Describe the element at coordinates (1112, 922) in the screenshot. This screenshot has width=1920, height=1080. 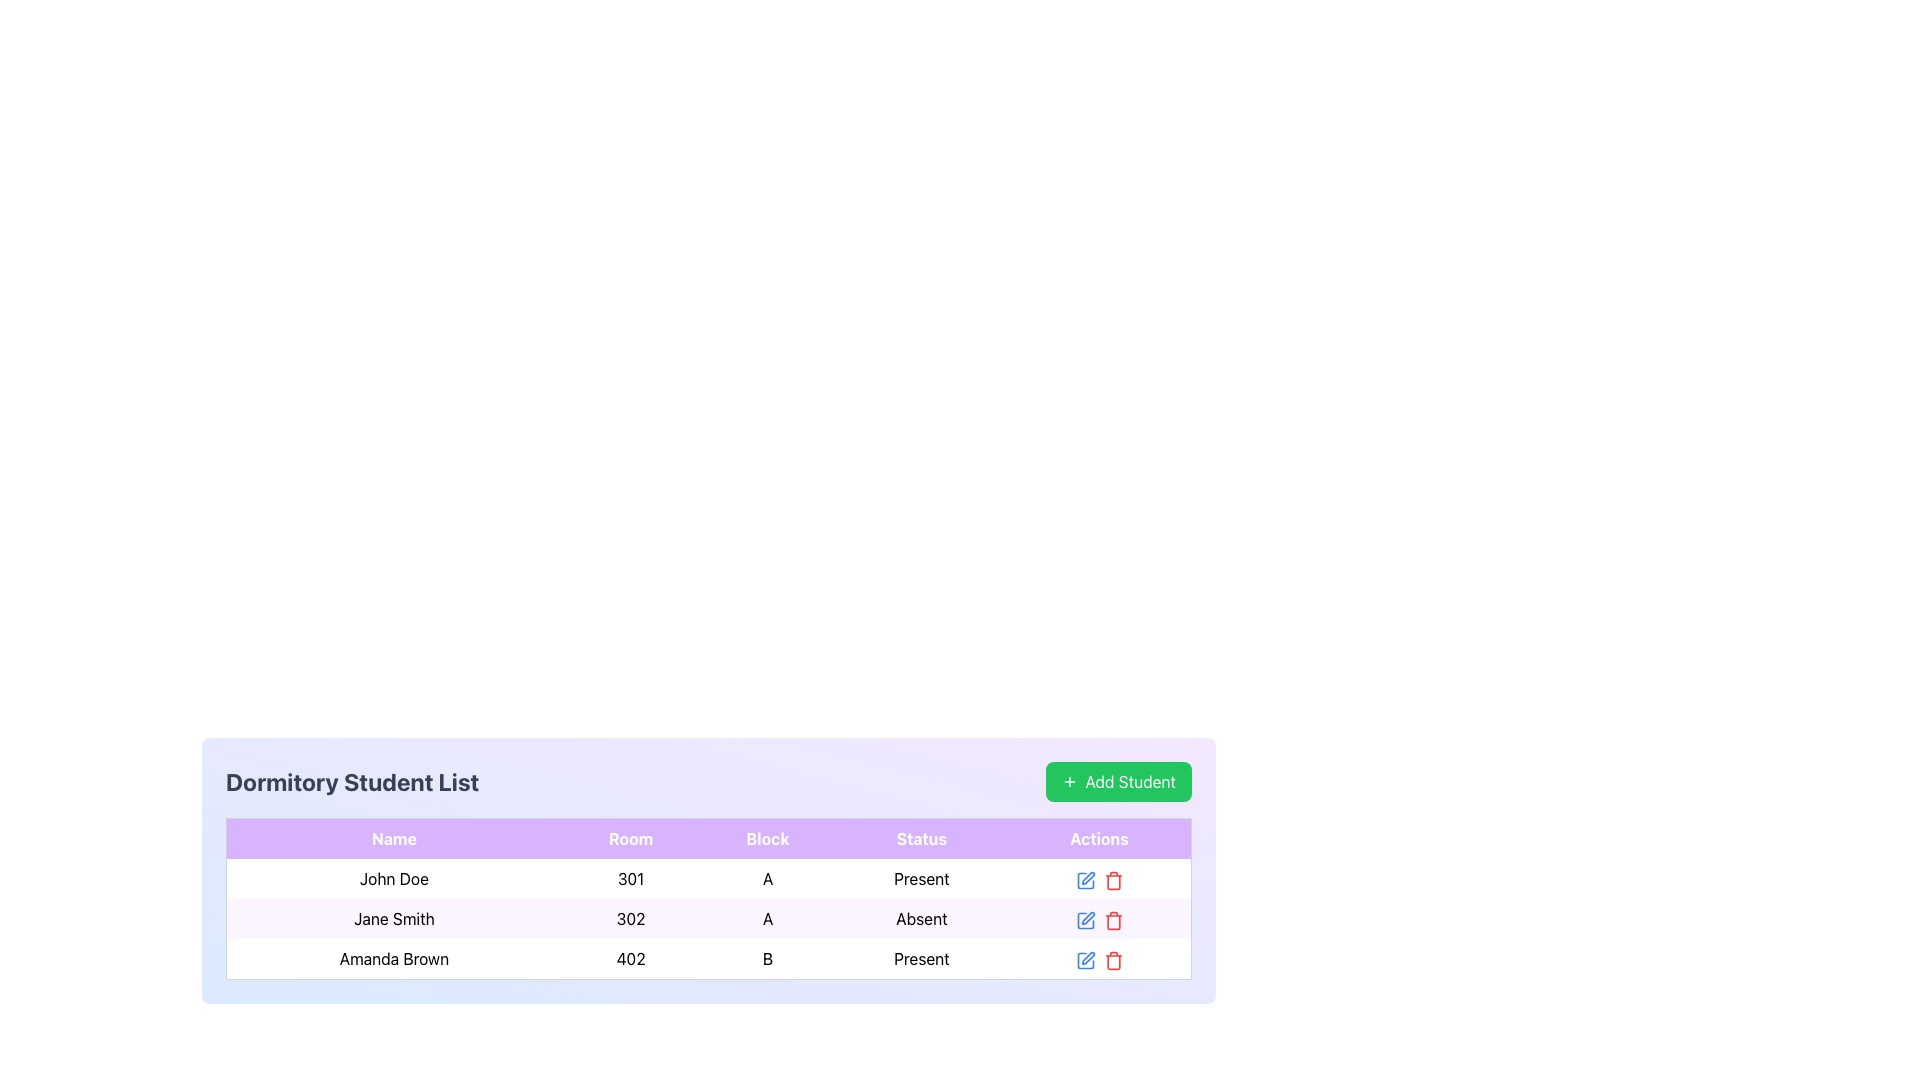
I see `the trash can icon associated with the second row for 'Jane Smith' in the 'Actions' column` at that location.